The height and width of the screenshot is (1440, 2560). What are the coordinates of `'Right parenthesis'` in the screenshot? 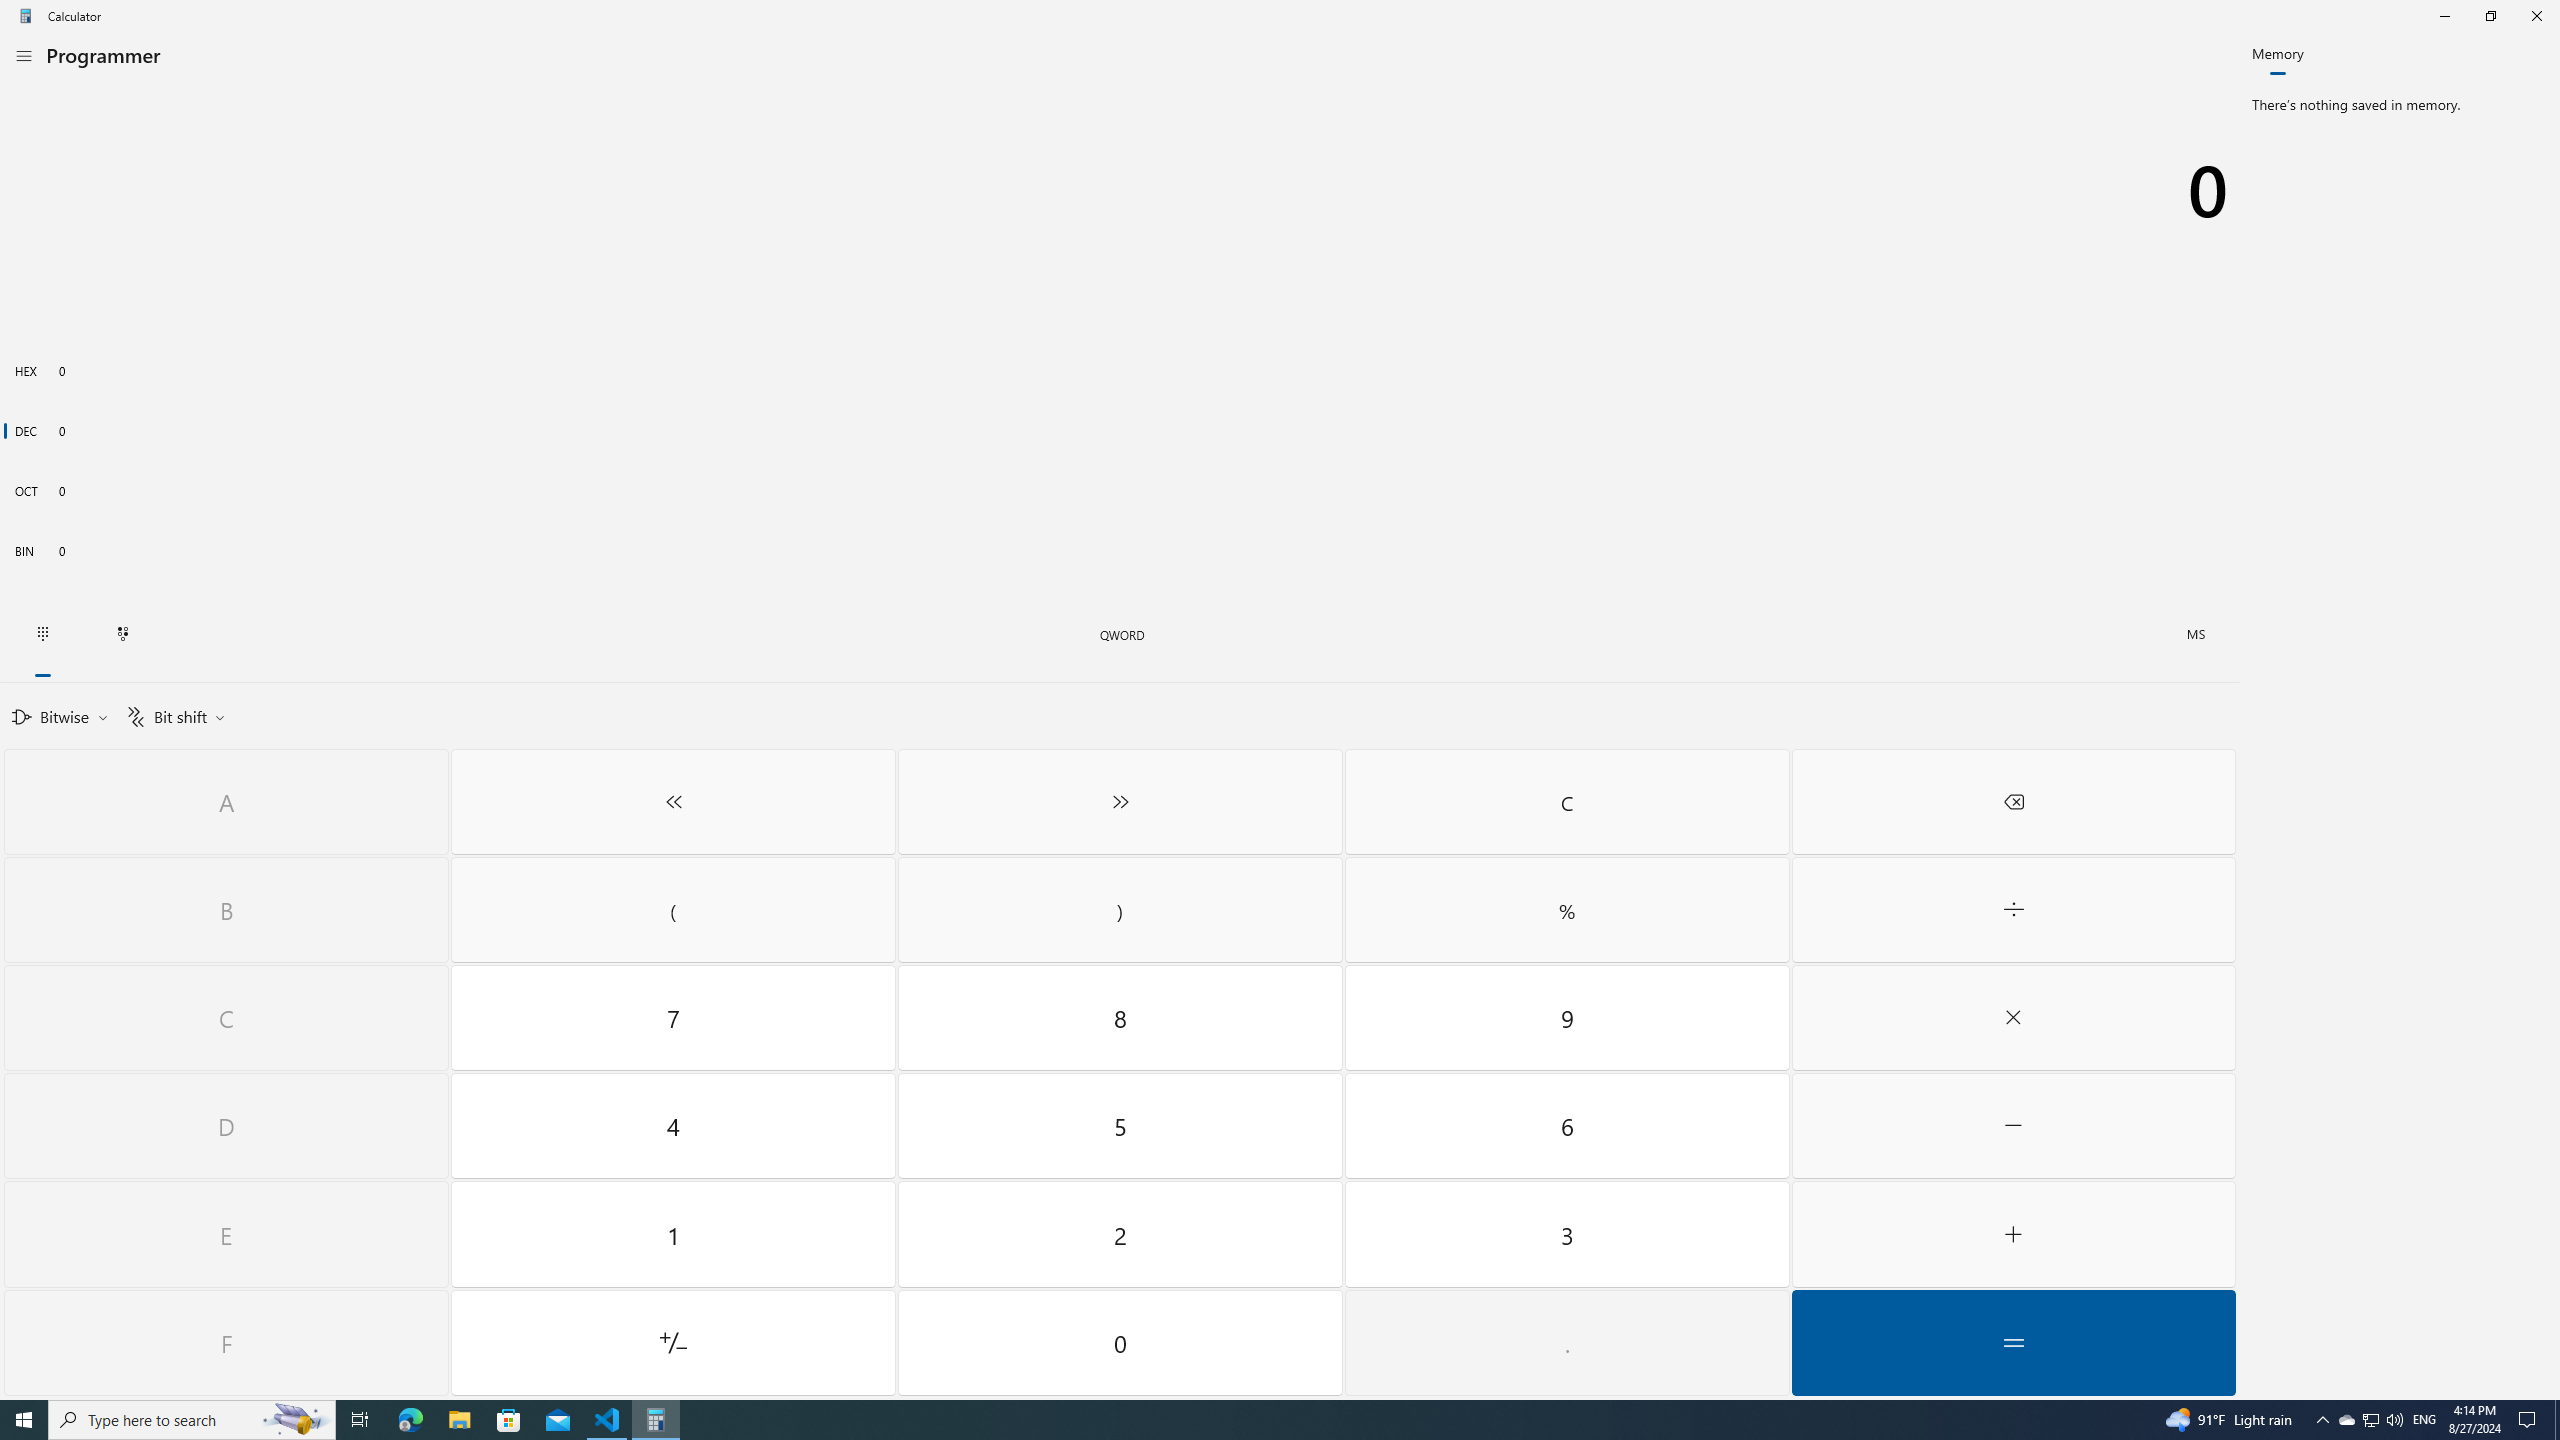 It's located at (1121, 909).